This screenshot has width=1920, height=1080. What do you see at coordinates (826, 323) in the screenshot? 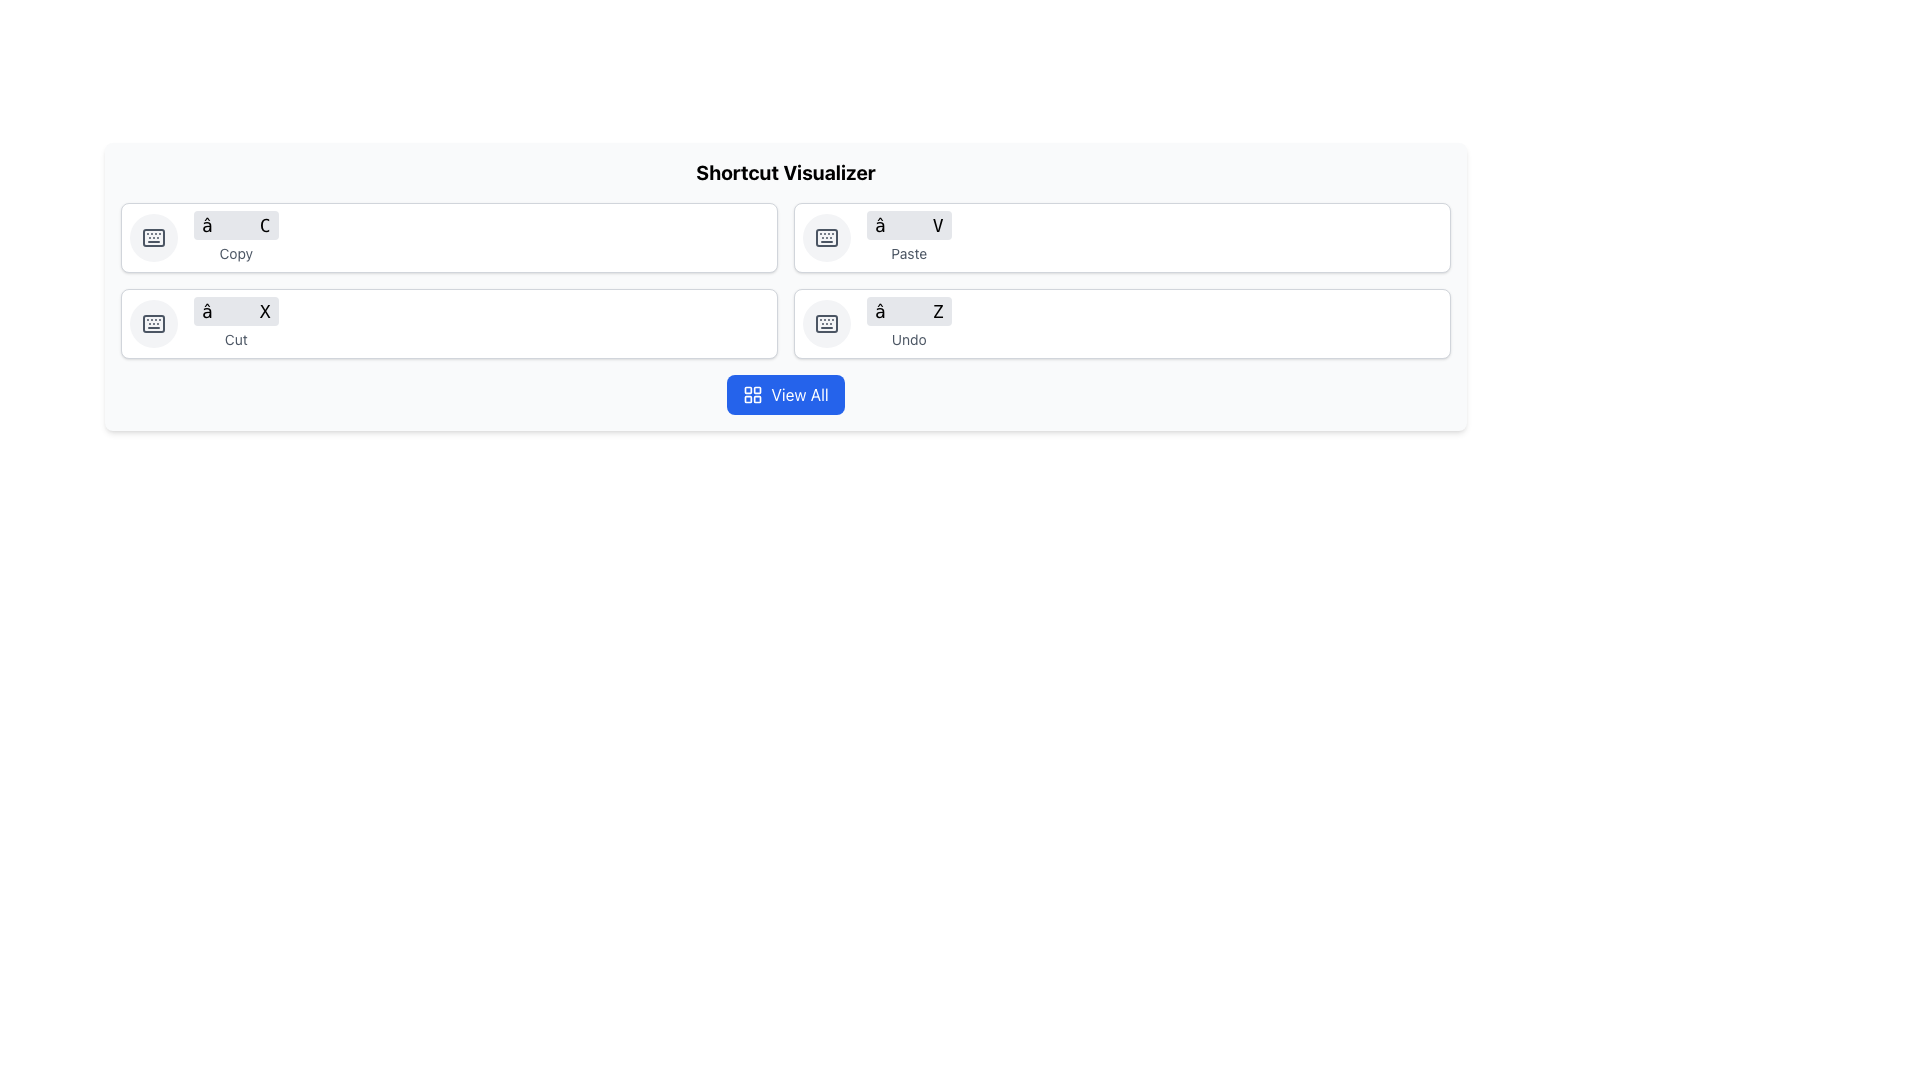
I see `the central rectangular SVG shape with rounded corners that is part of the keyboard icon` at bounding box center [826, 323].